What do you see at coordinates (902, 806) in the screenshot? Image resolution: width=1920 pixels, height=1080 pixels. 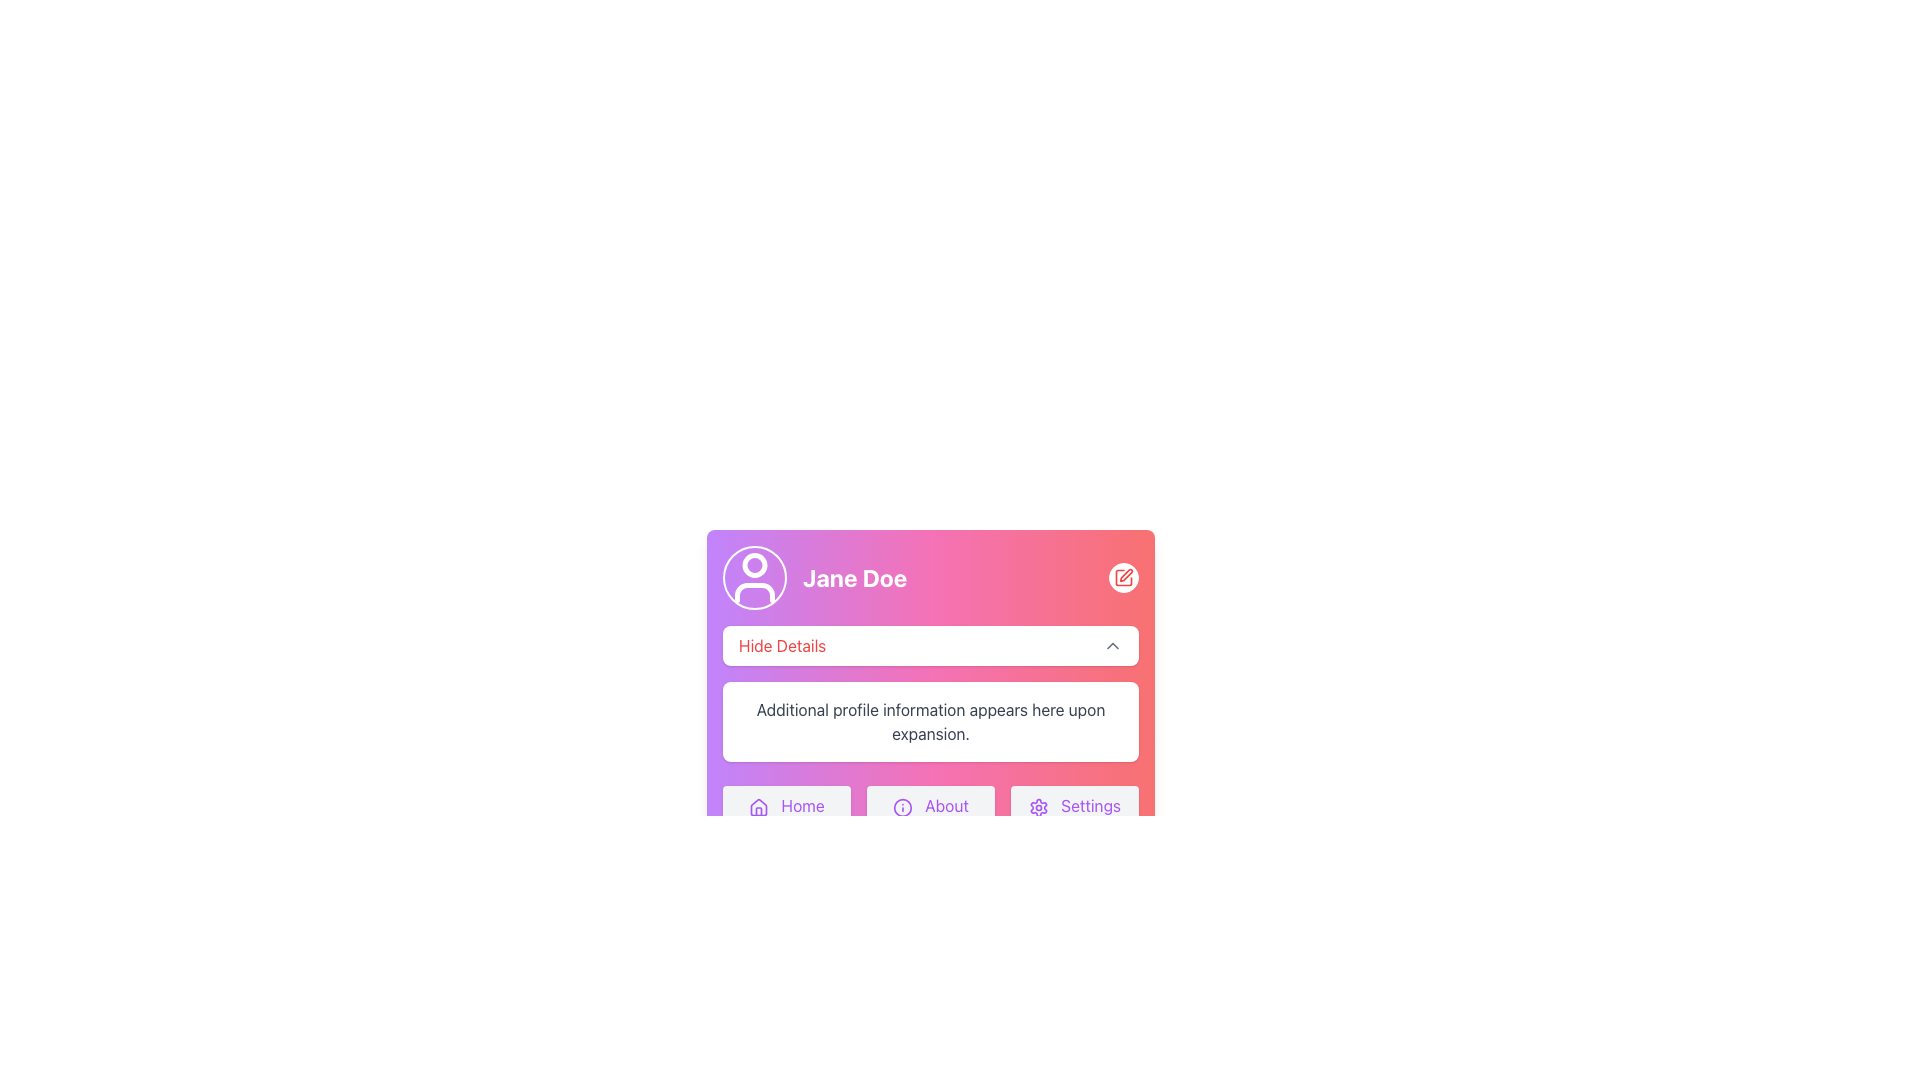 I see `the Circular Graphic Element in the SVG icon that represents an 'info' or 'about' symbol` at bounding box center [902, 806].